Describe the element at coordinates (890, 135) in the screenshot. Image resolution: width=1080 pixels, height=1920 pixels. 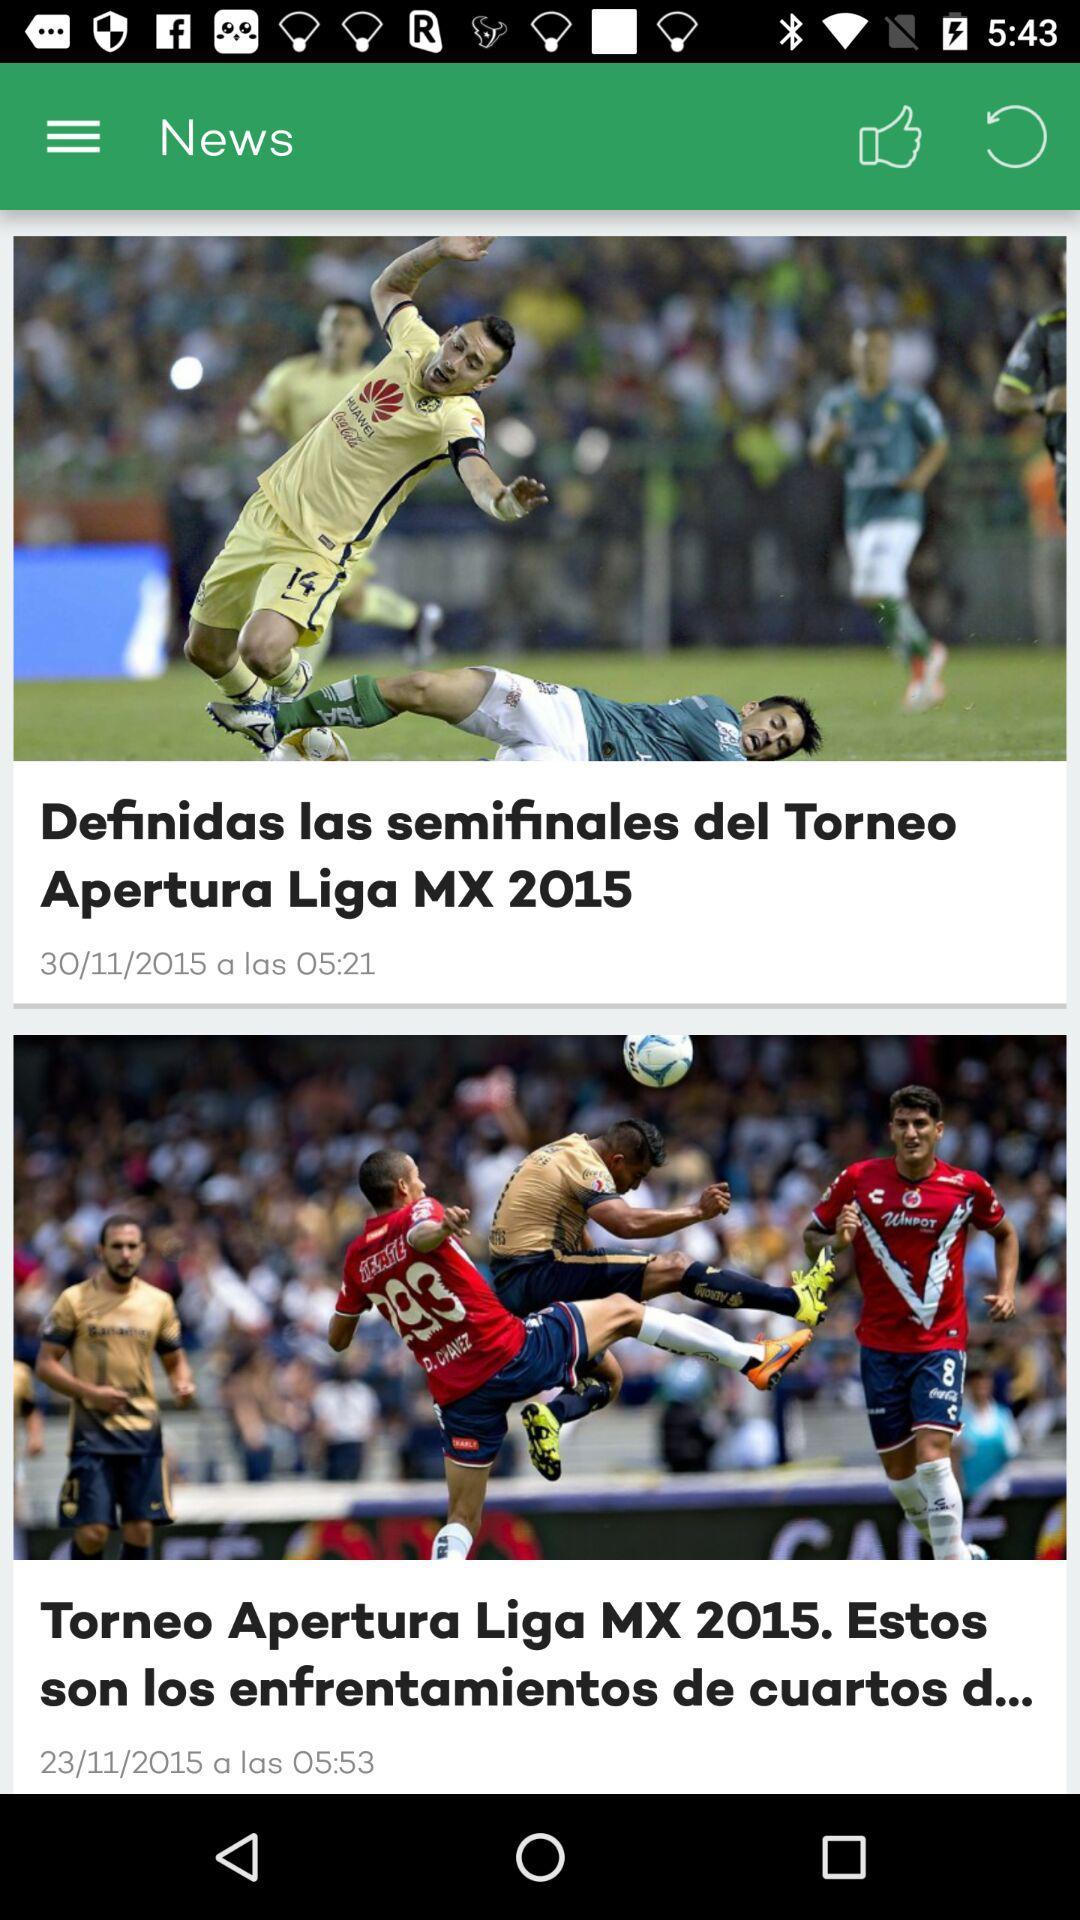
I see `item to the right of news item` at that location.